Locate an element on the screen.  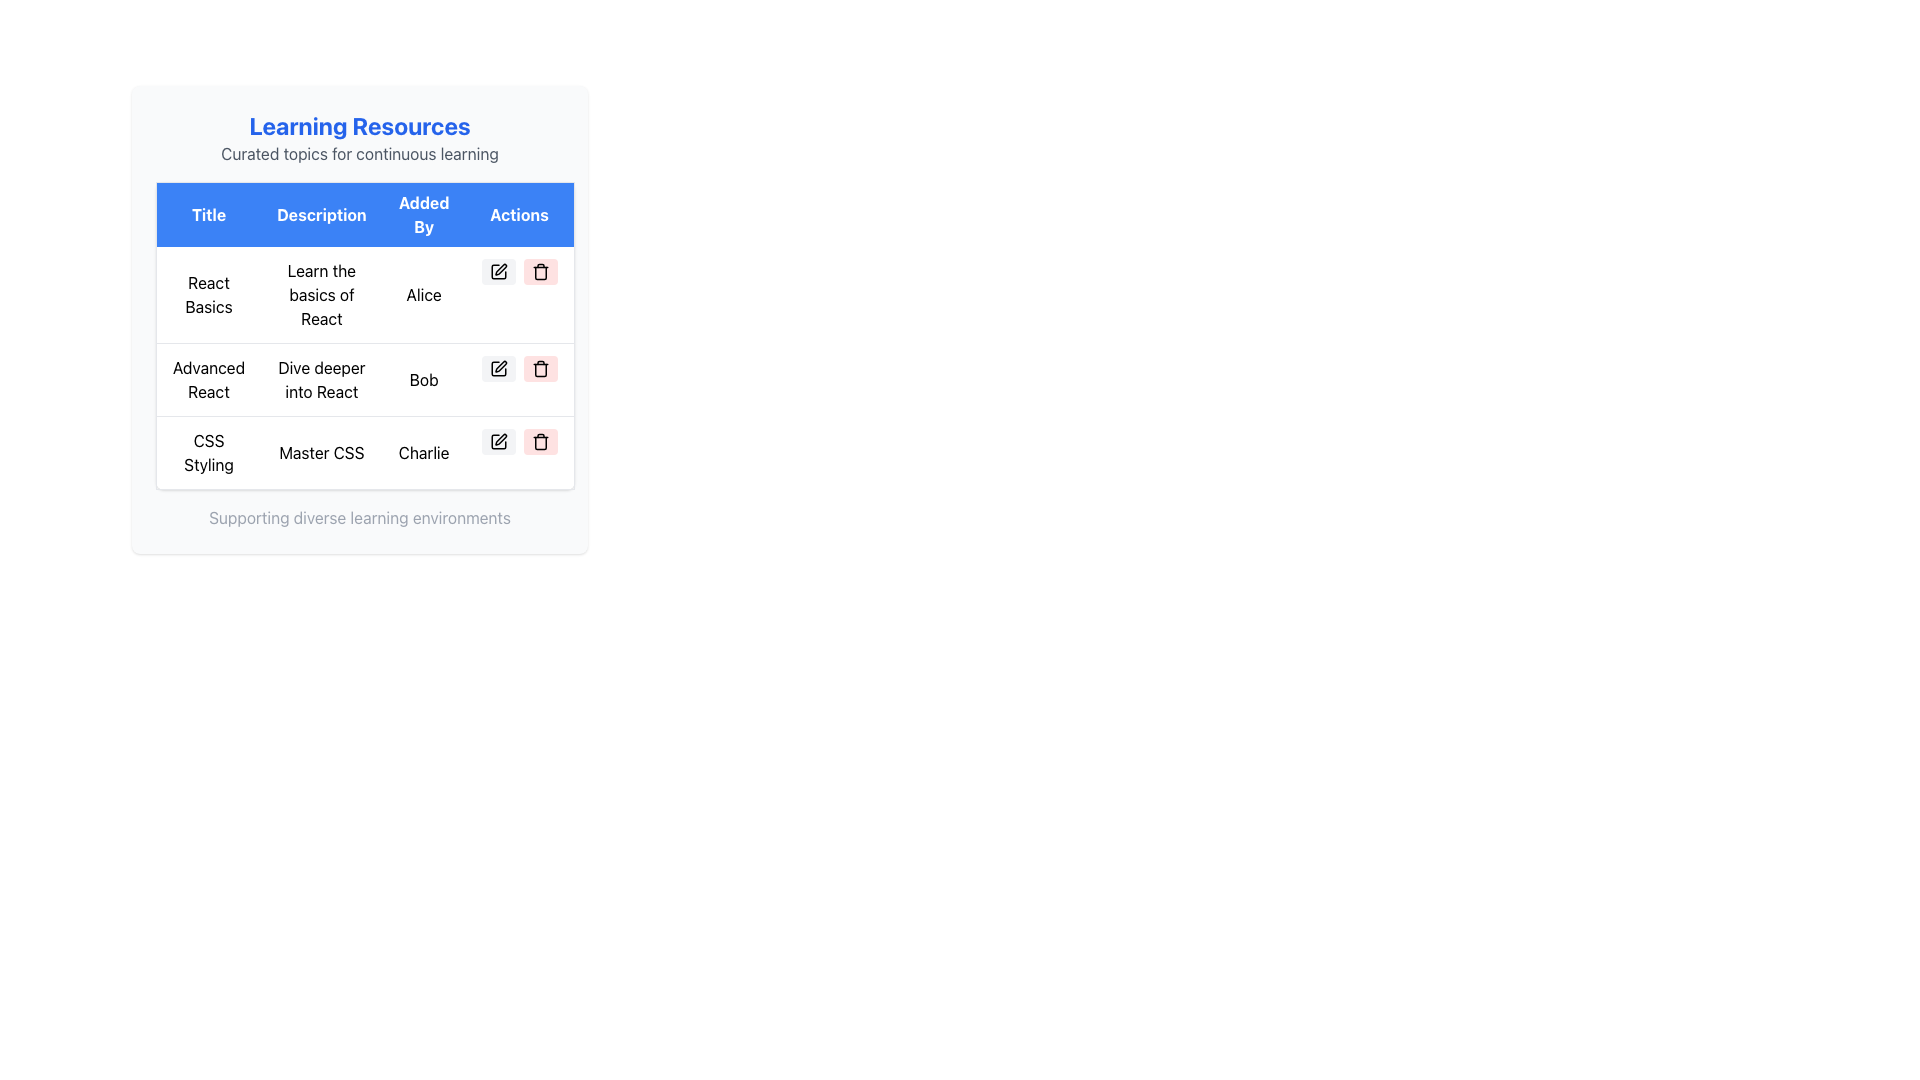
the text element displaying the name 'Bob' located in the 'Added By' column of the row titled 'Advanced React' is located at coordinates (423, 380).